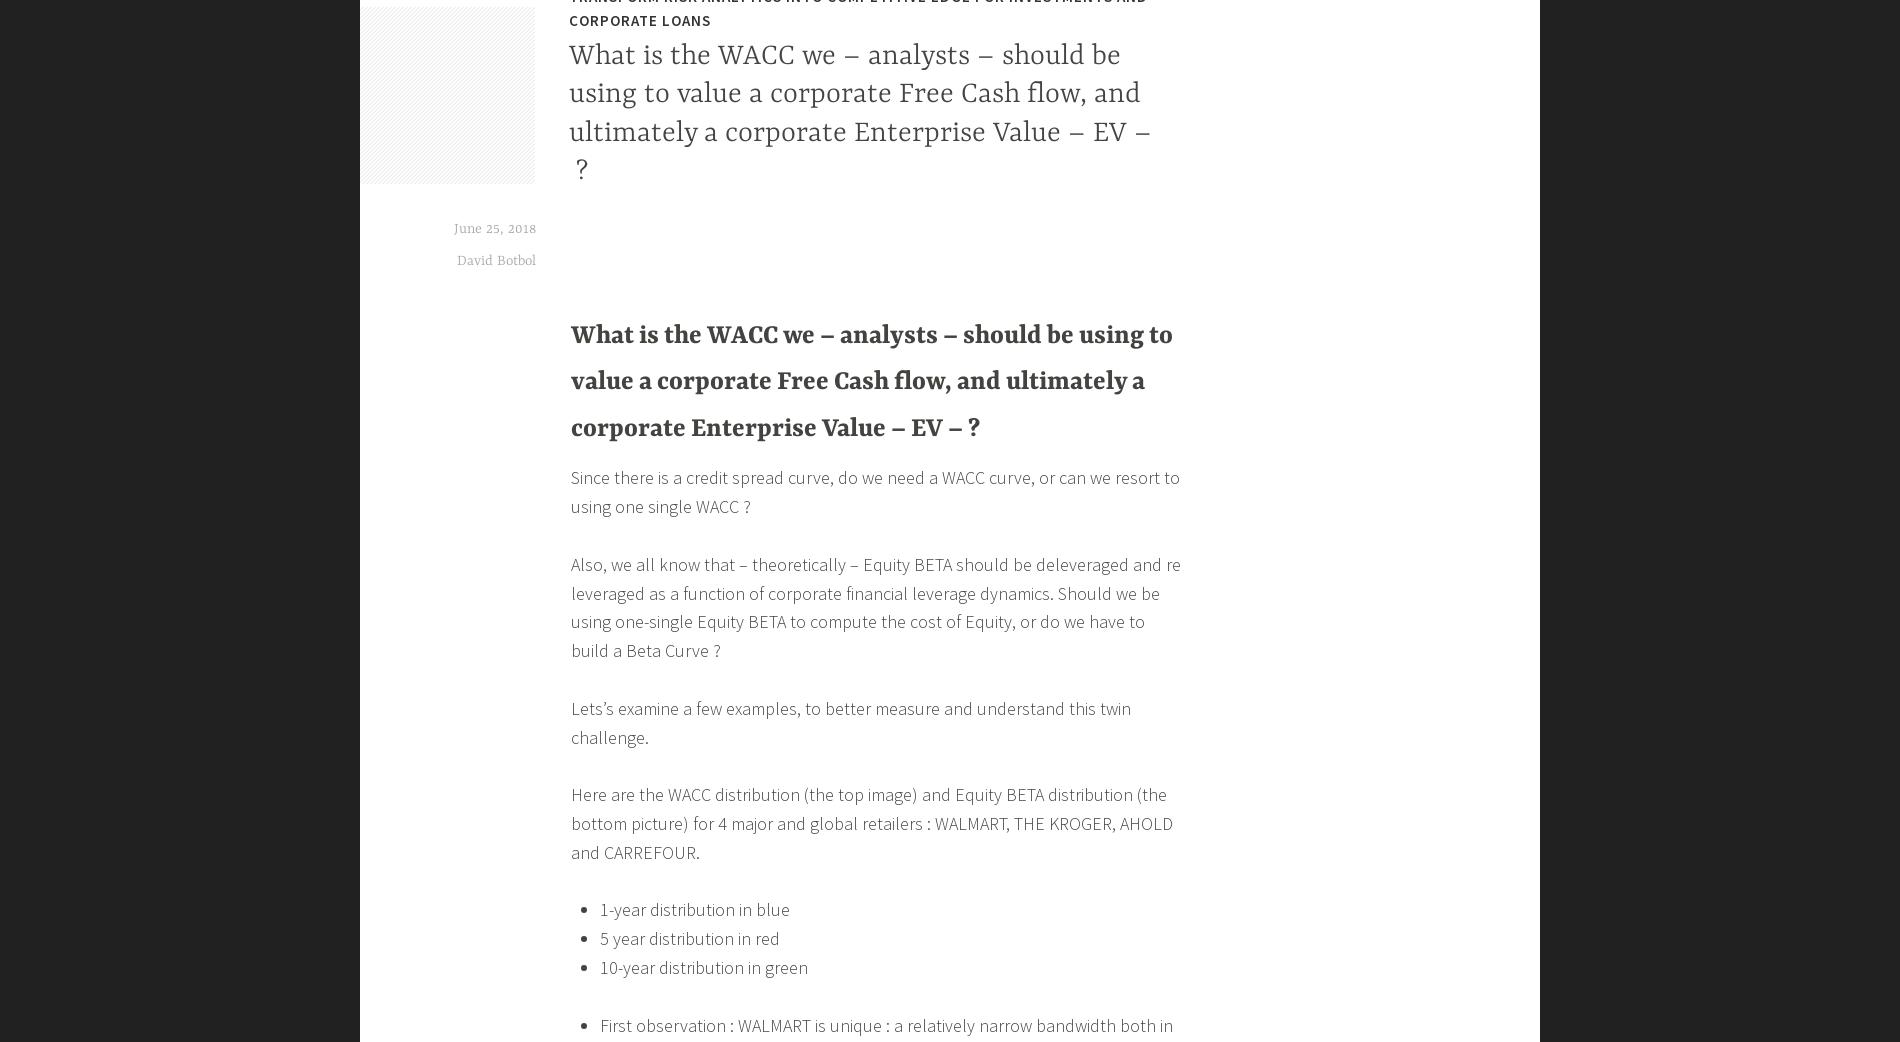 The height and width of the screenshot is (1042, 1900). I want to click on 'Message', so click(604, 222).